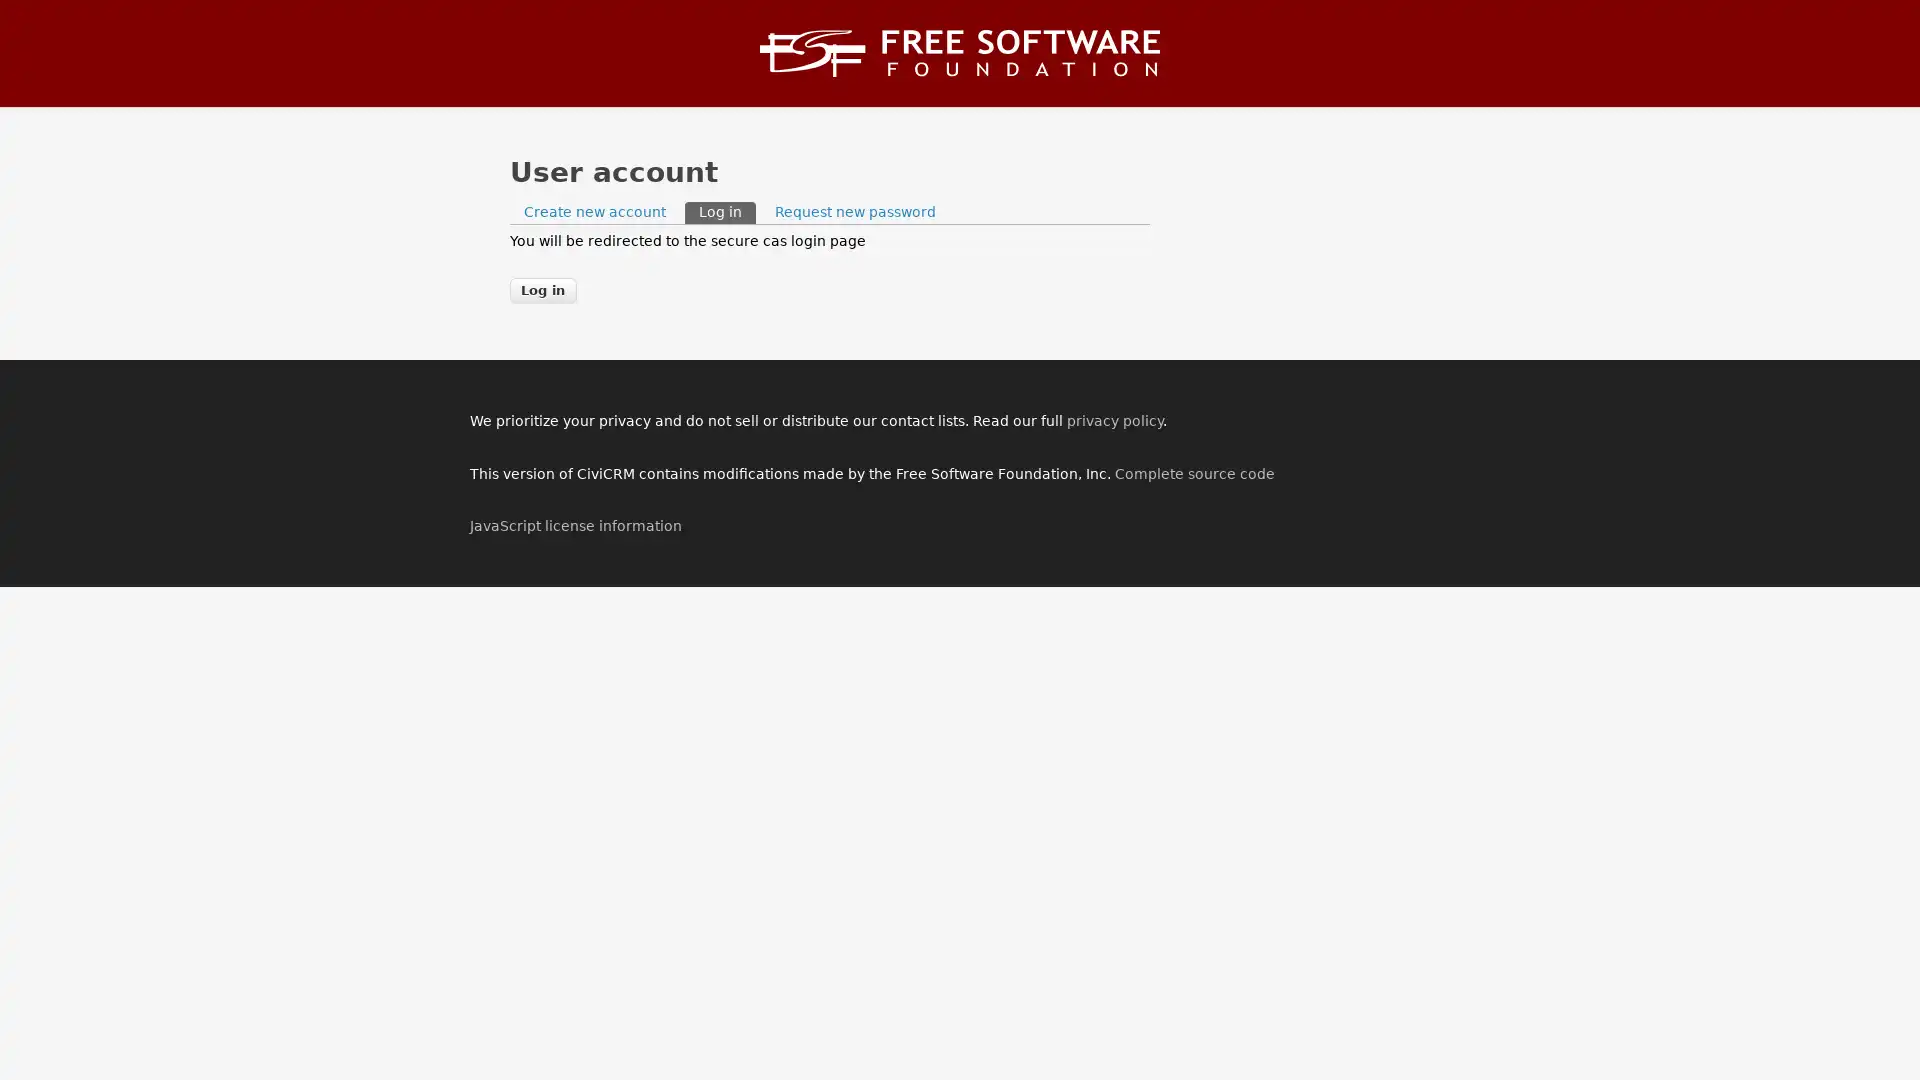 The width and height of the screenshot is (1920, 1080). Describe the element at coordinates (542, 290) in the screenshot. I see `Log in` at that location.